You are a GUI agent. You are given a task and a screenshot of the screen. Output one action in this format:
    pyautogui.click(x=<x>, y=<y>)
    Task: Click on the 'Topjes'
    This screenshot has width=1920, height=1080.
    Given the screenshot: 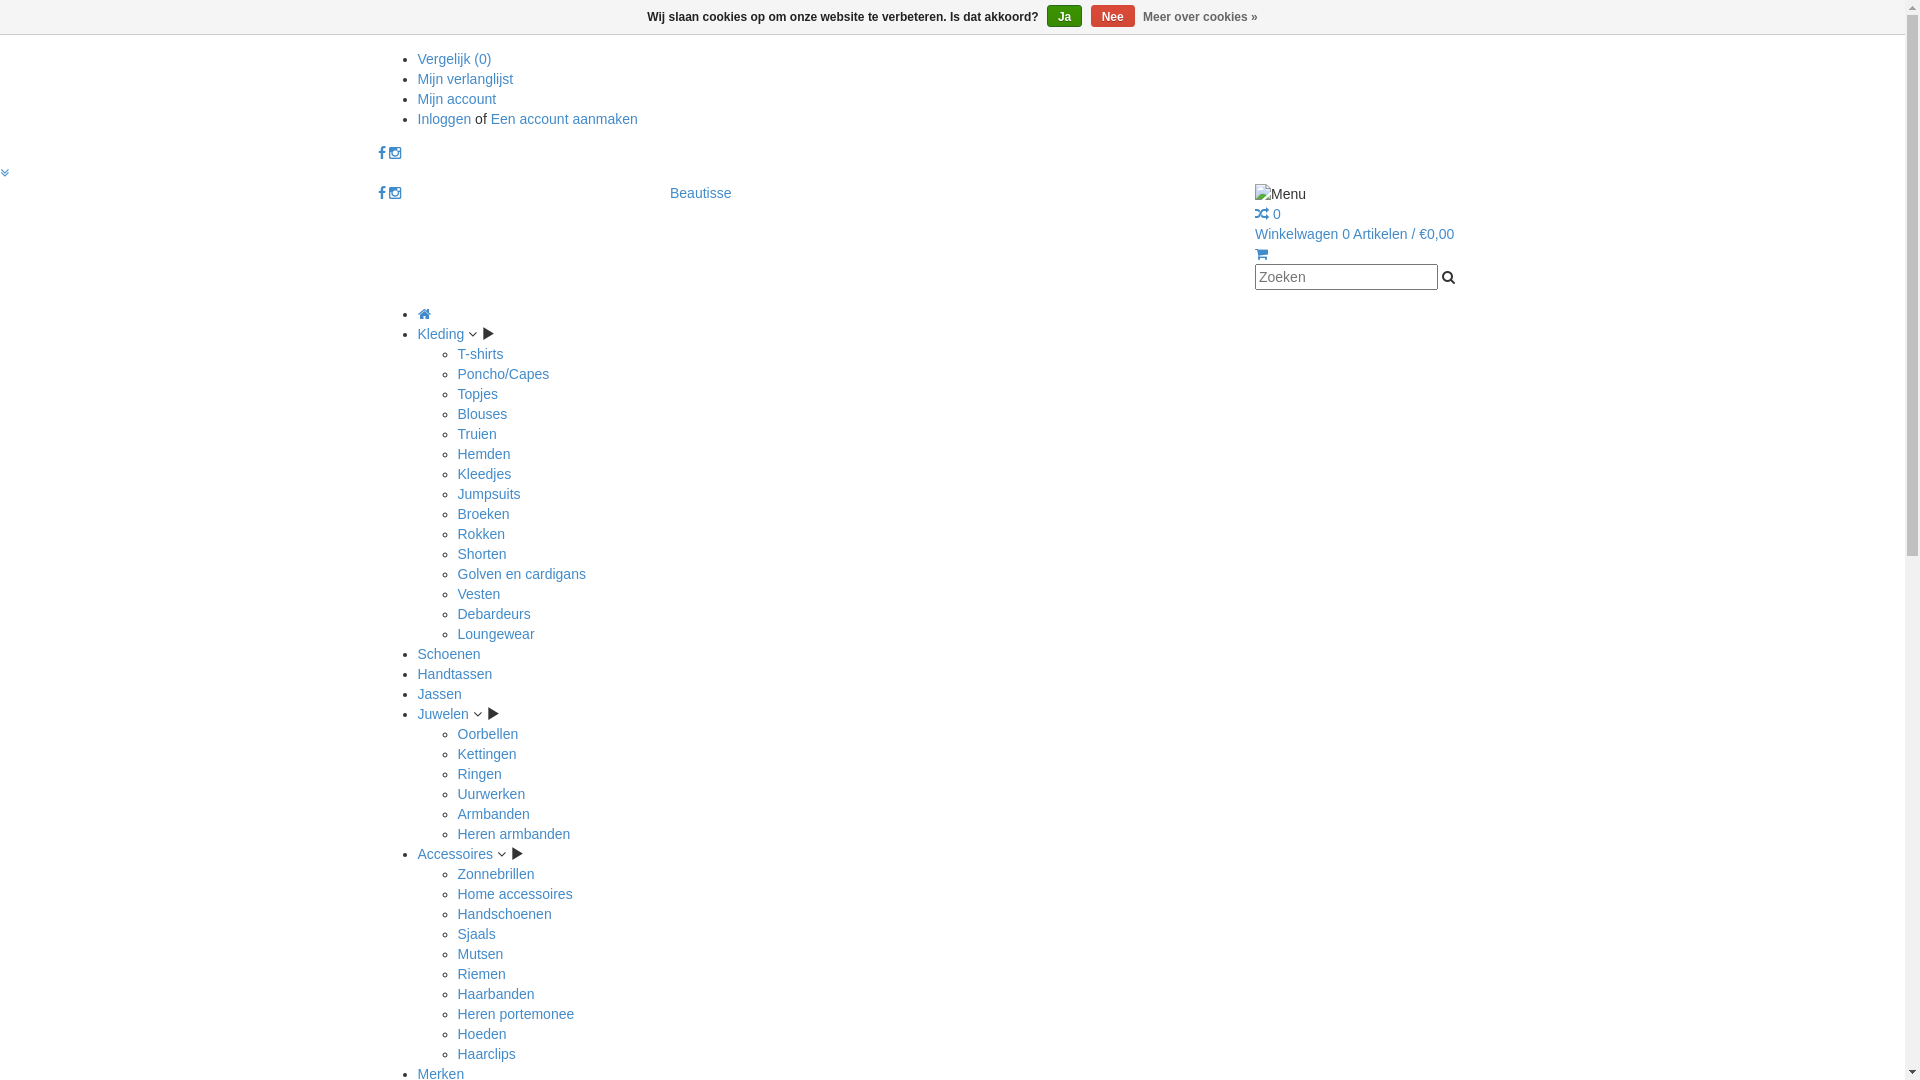 What is the action you would take?
    pyautogui.click(x=477, y=393)
    